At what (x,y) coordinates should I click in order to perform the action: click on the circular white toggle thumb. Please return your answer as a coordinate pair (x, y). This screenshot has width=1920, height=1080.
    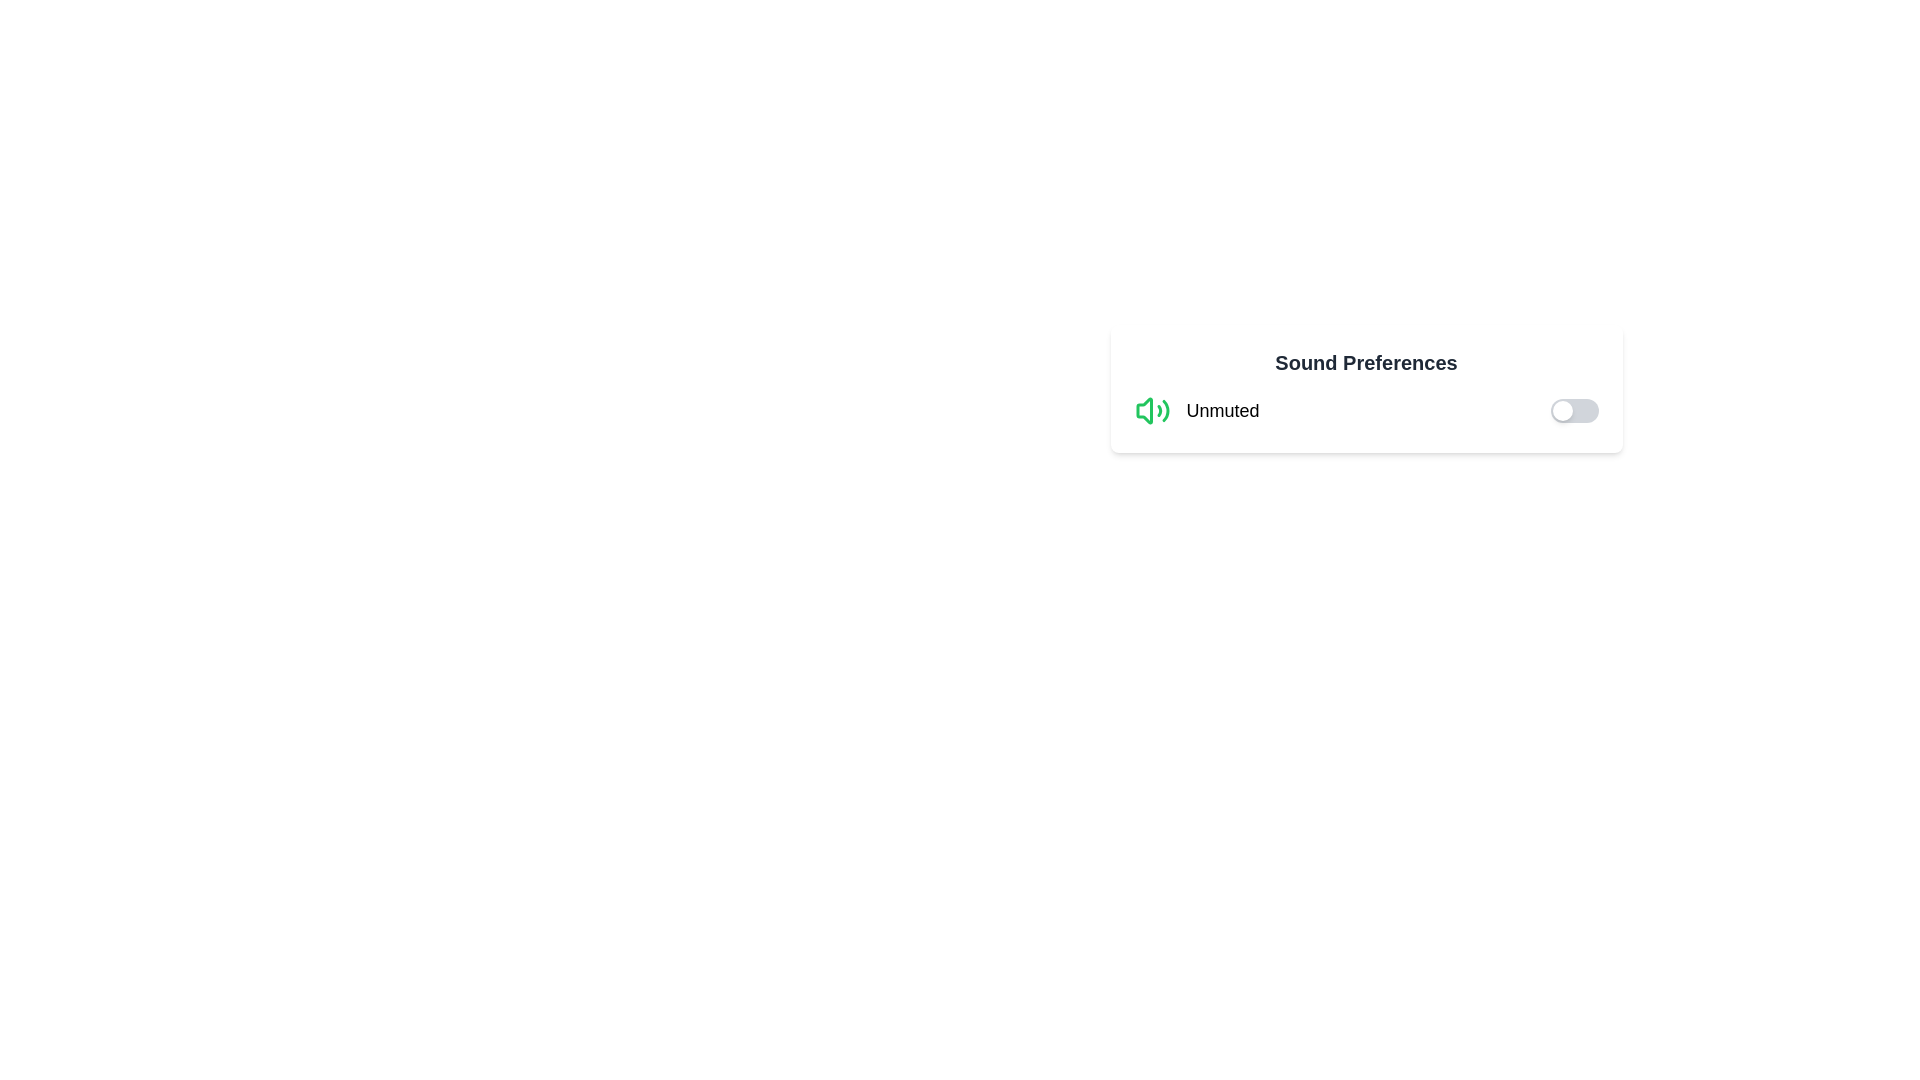
    Looking at the image, I should click on (1561, 410).